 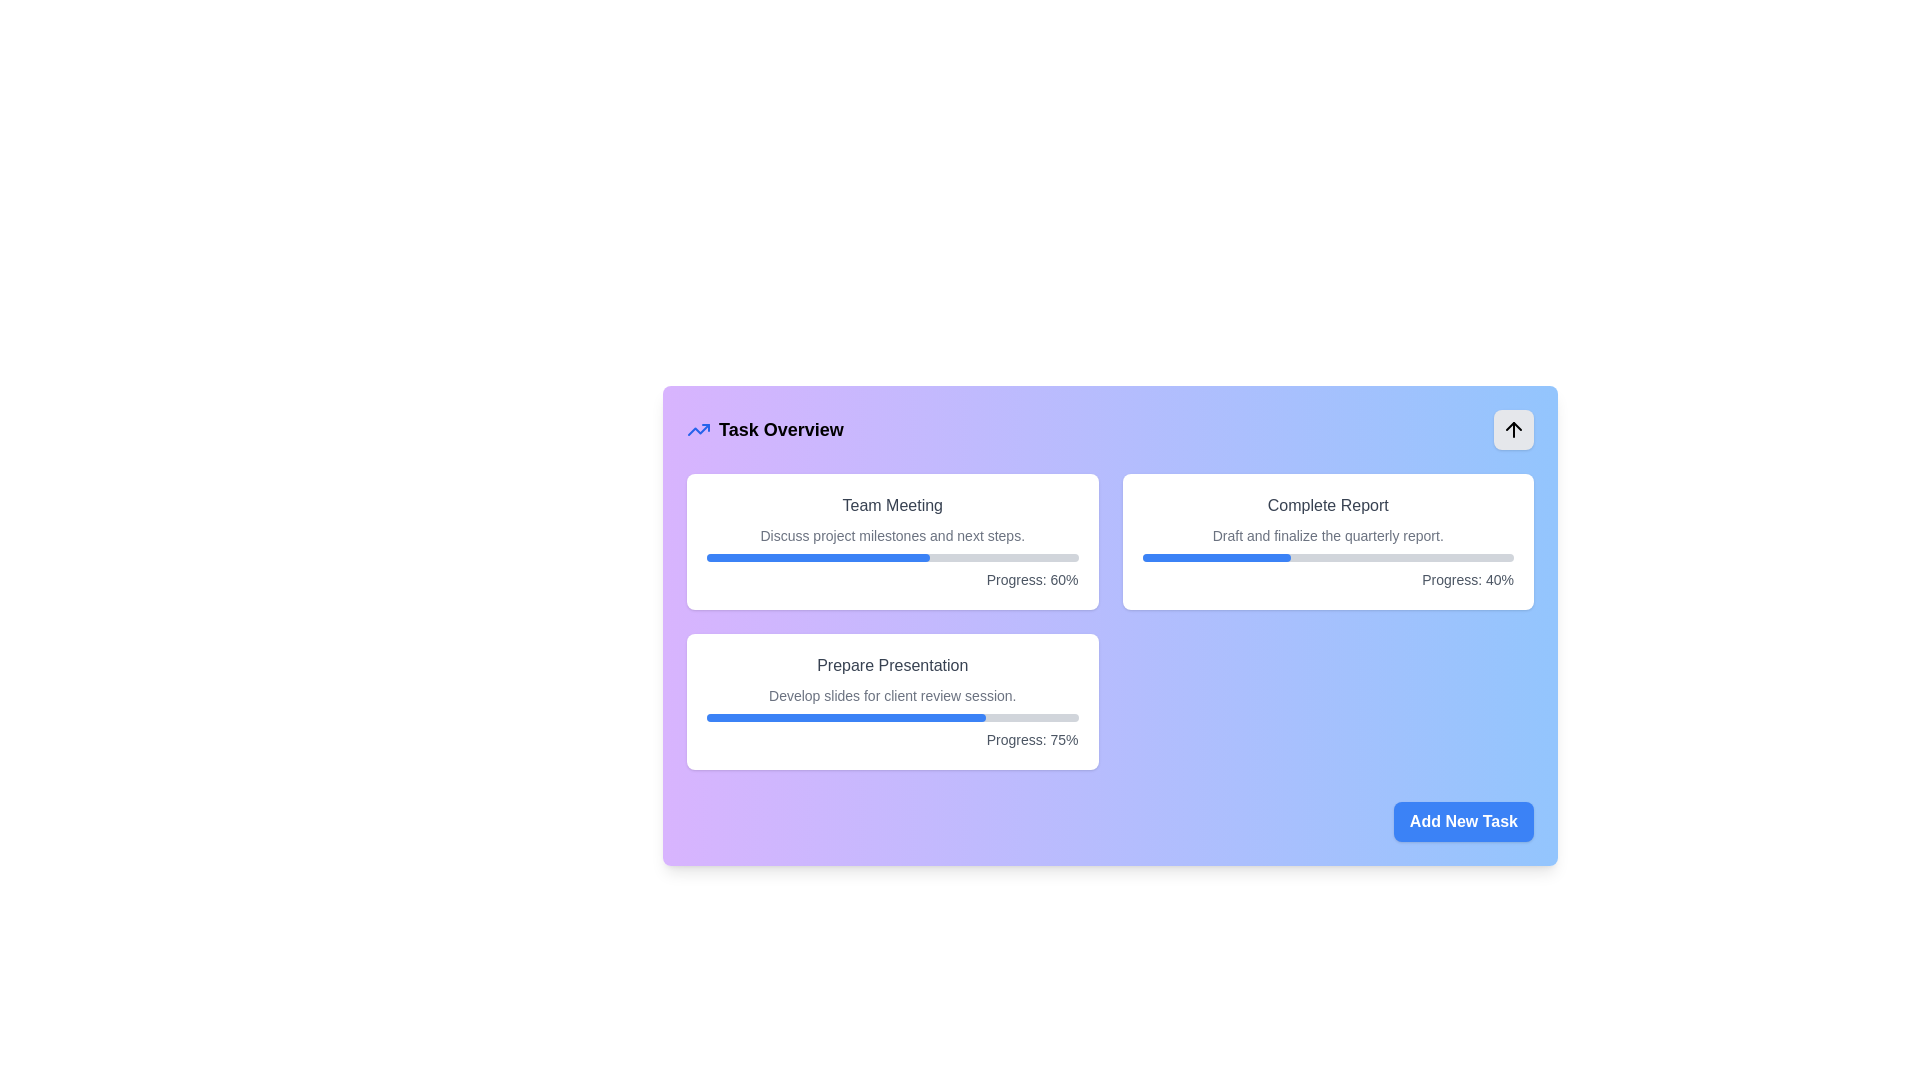 What do you see at coordinates (775, 716) in the screenshot?
I see `the progress of the 'Prepare Presentation' task` at bounding box center [775, 716].